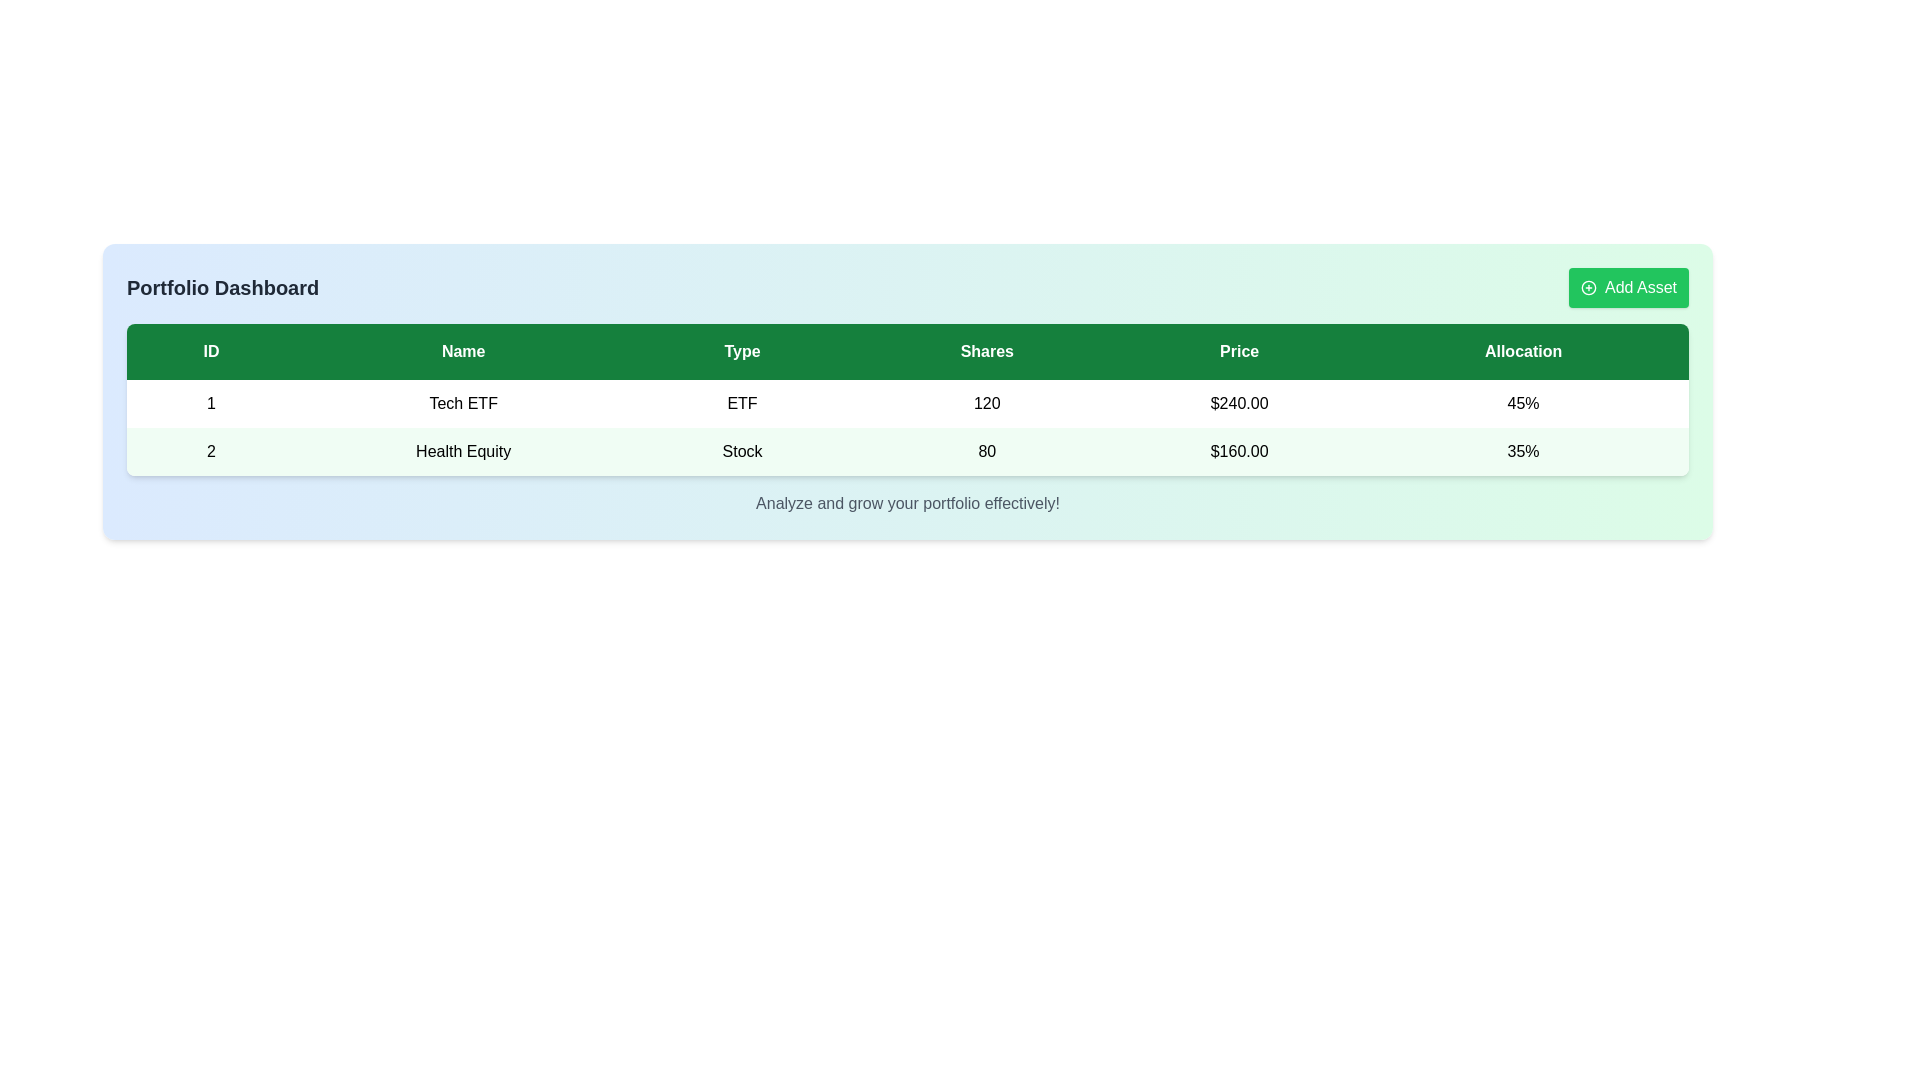 The width and height of the screenshot is (1920, 1080). Describe the element at coordinates (462, 404) in the screenshot. I see `the Text label displaying the name 'Tech ETF' in the financial portfolio dashboard, located in the first row of the table under the 'Name' column` at that location.